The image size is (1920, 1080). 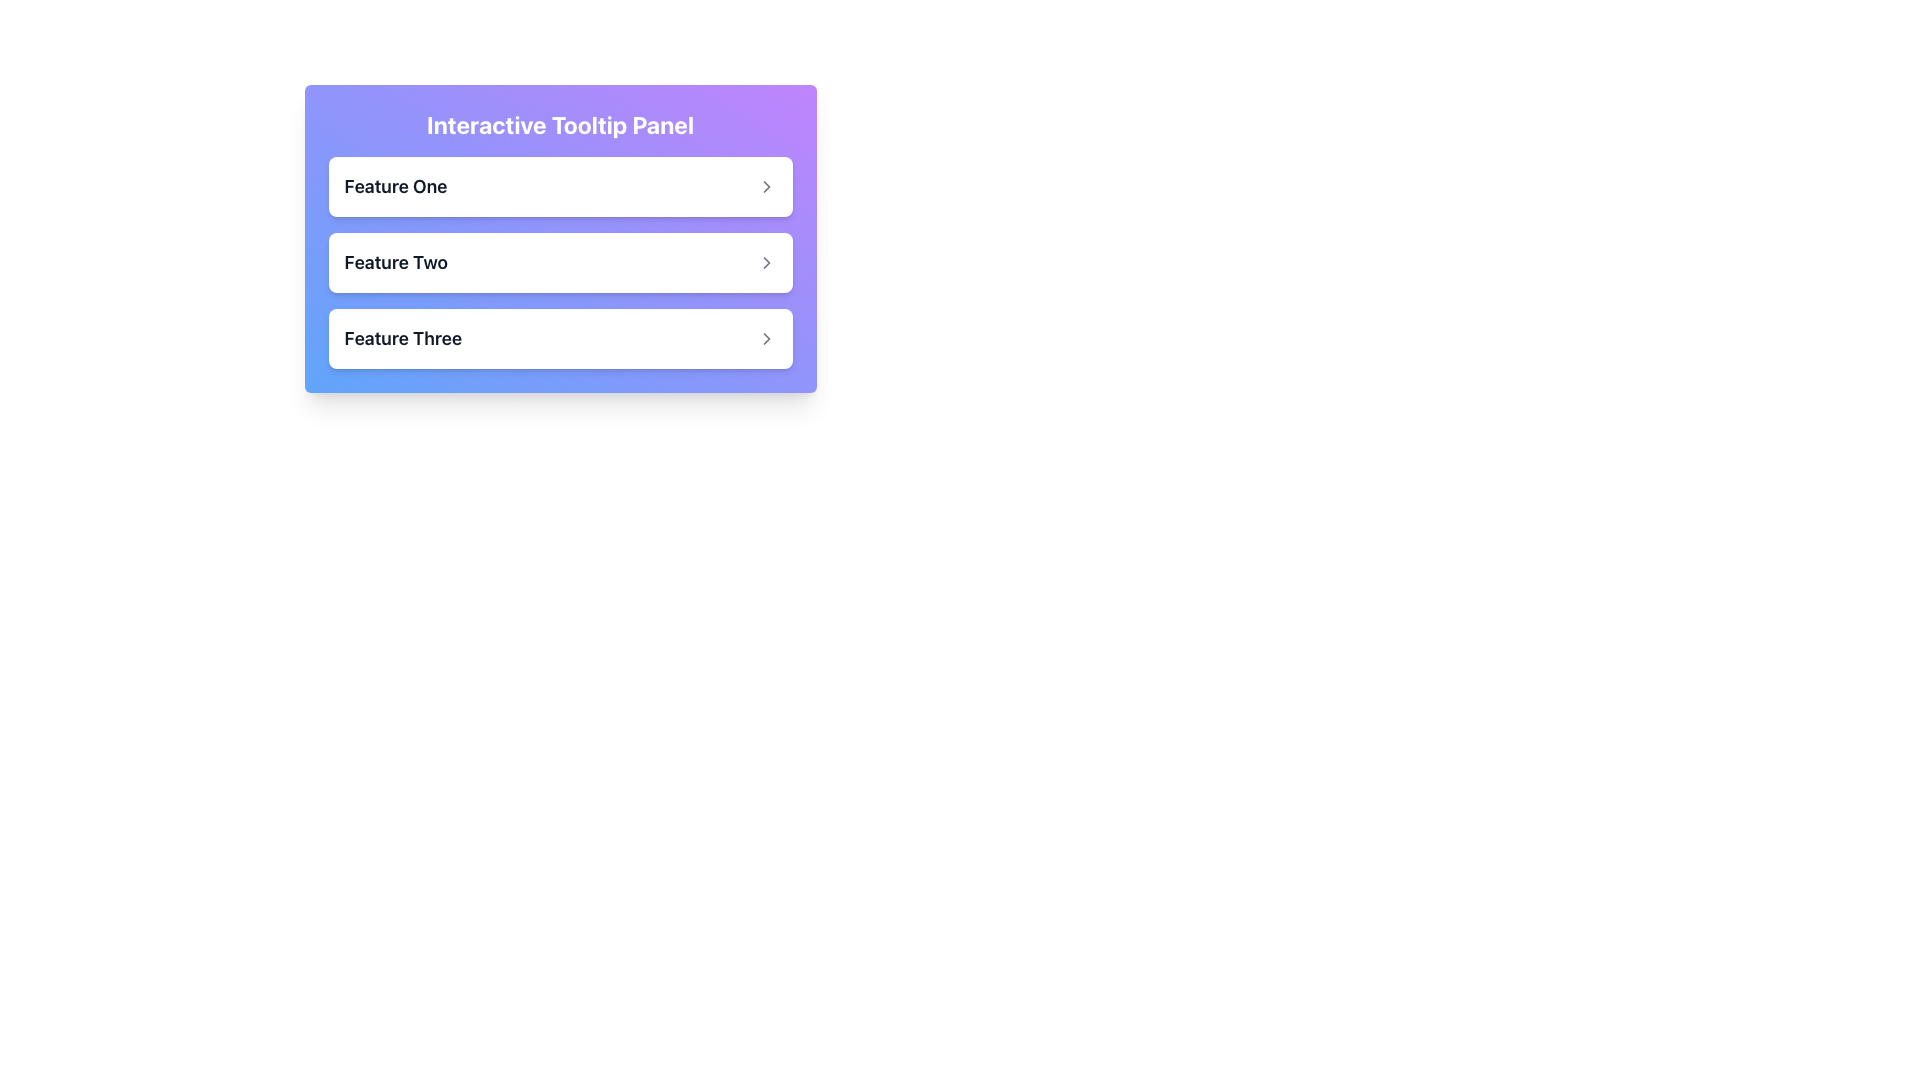 I want to click on the interactive indicator icon positioned to the right of the 'Feature Two' label, which suggests further details or navigation, so click(x=765, y=261).